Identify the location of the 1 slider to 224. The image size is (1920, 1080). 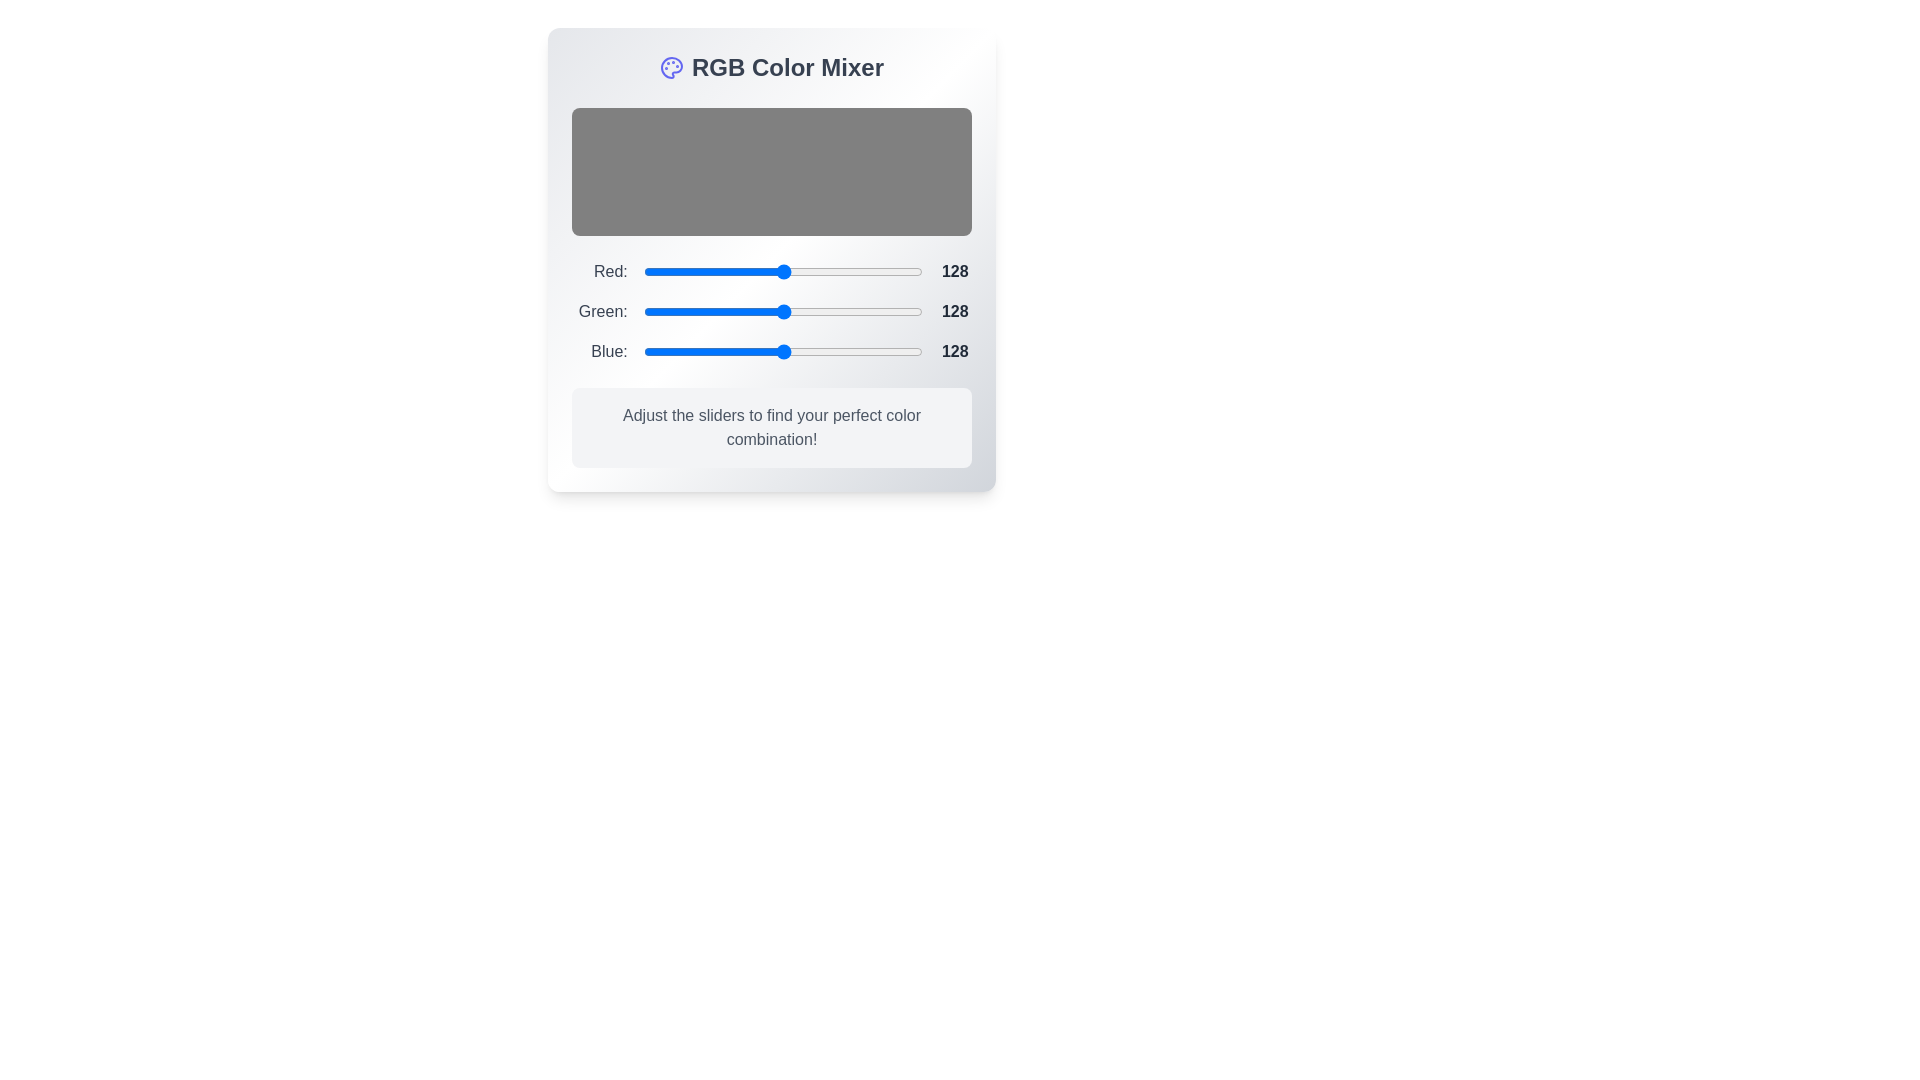
(887, 312).